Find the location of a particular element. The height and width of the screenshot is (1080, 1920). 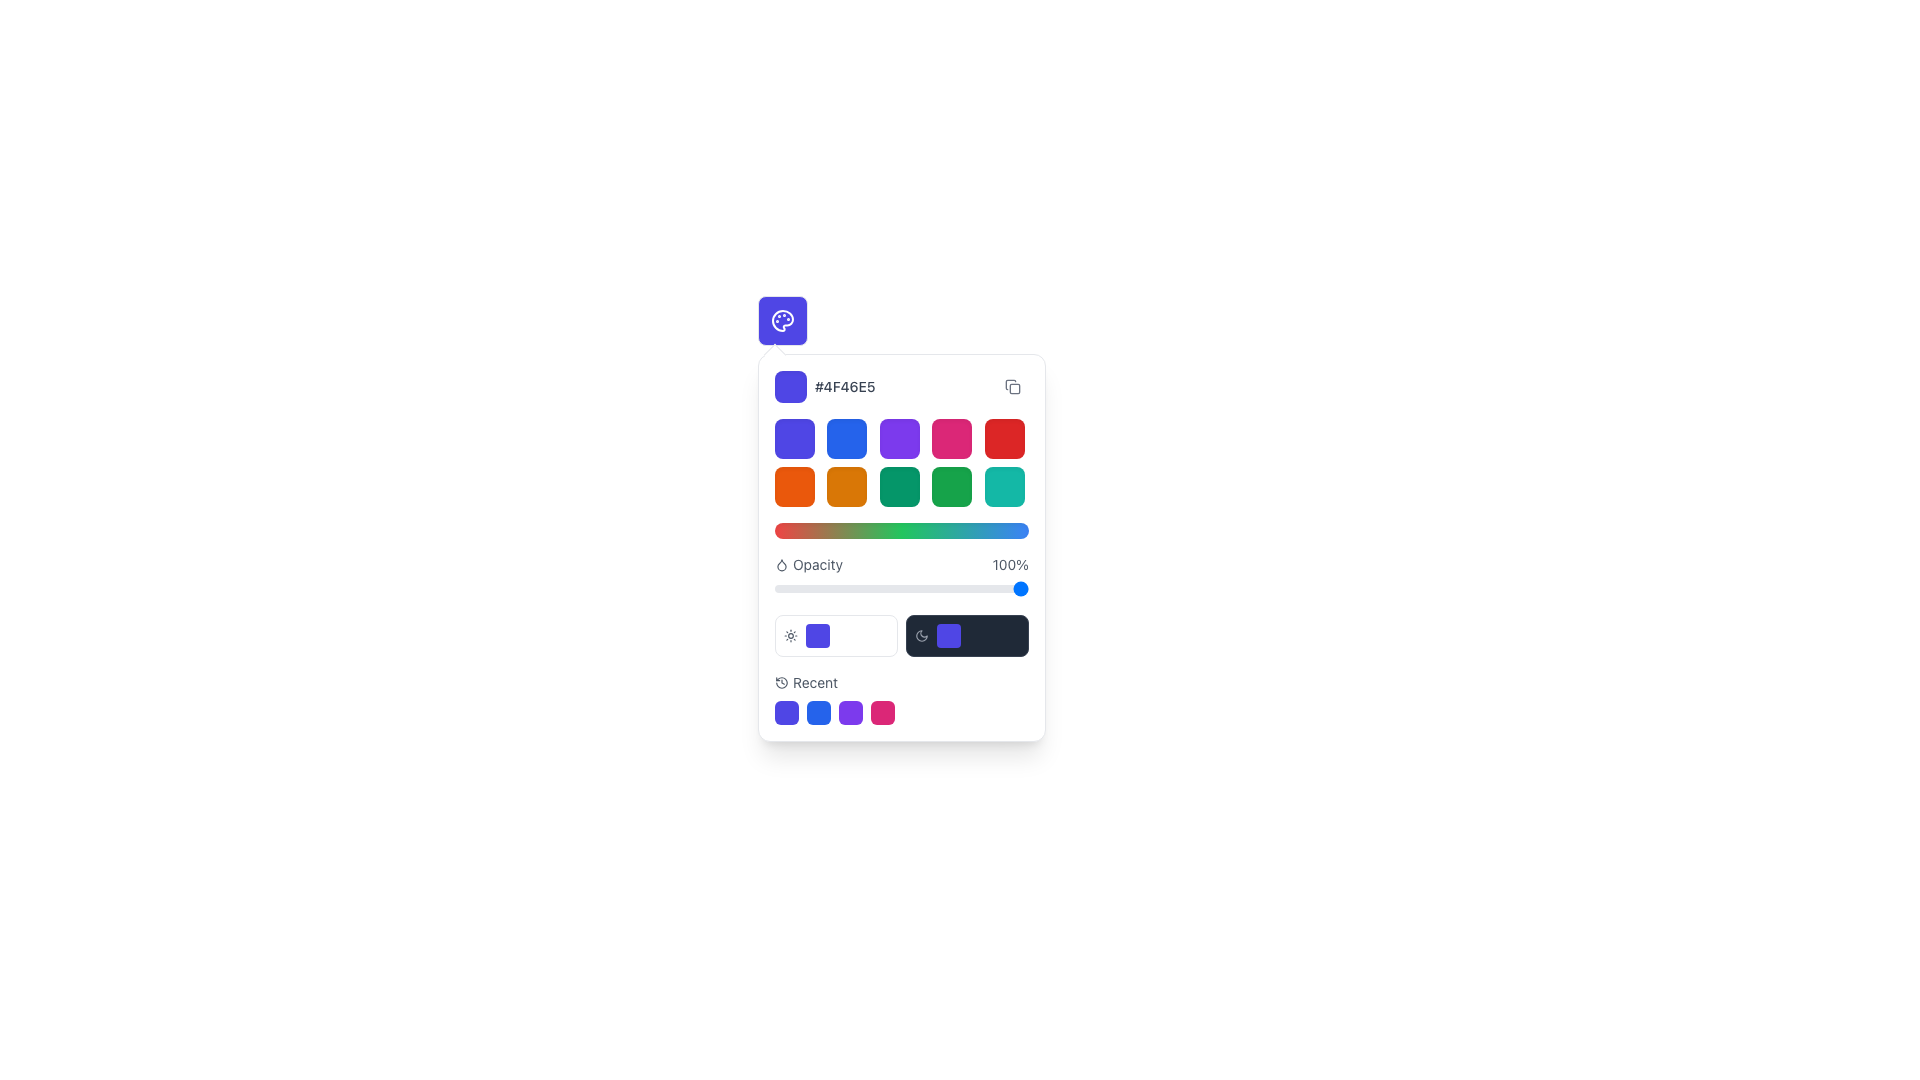

the circular palette icon with a bright blue background is located at coordinates (781, 319).